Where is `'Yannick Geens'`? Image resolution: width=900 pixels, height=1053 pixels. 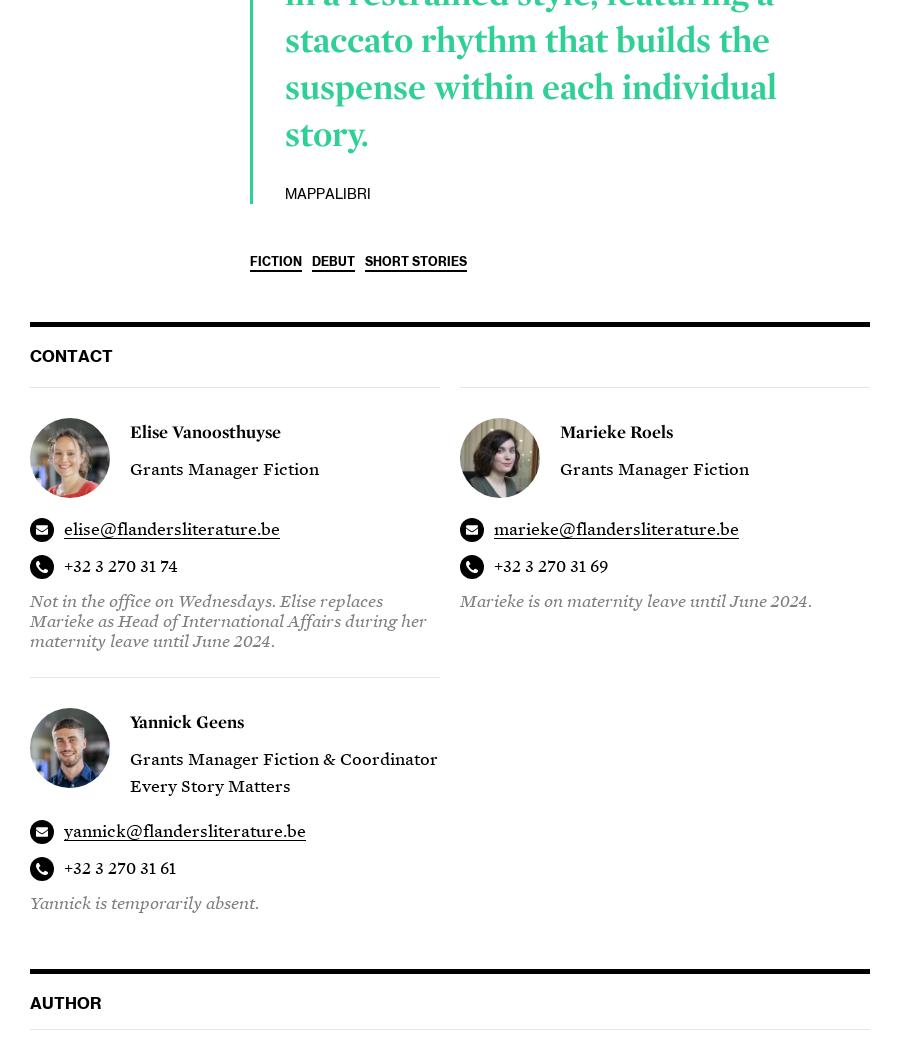
'Yannick Geens' is located at coordinates (187, 720).